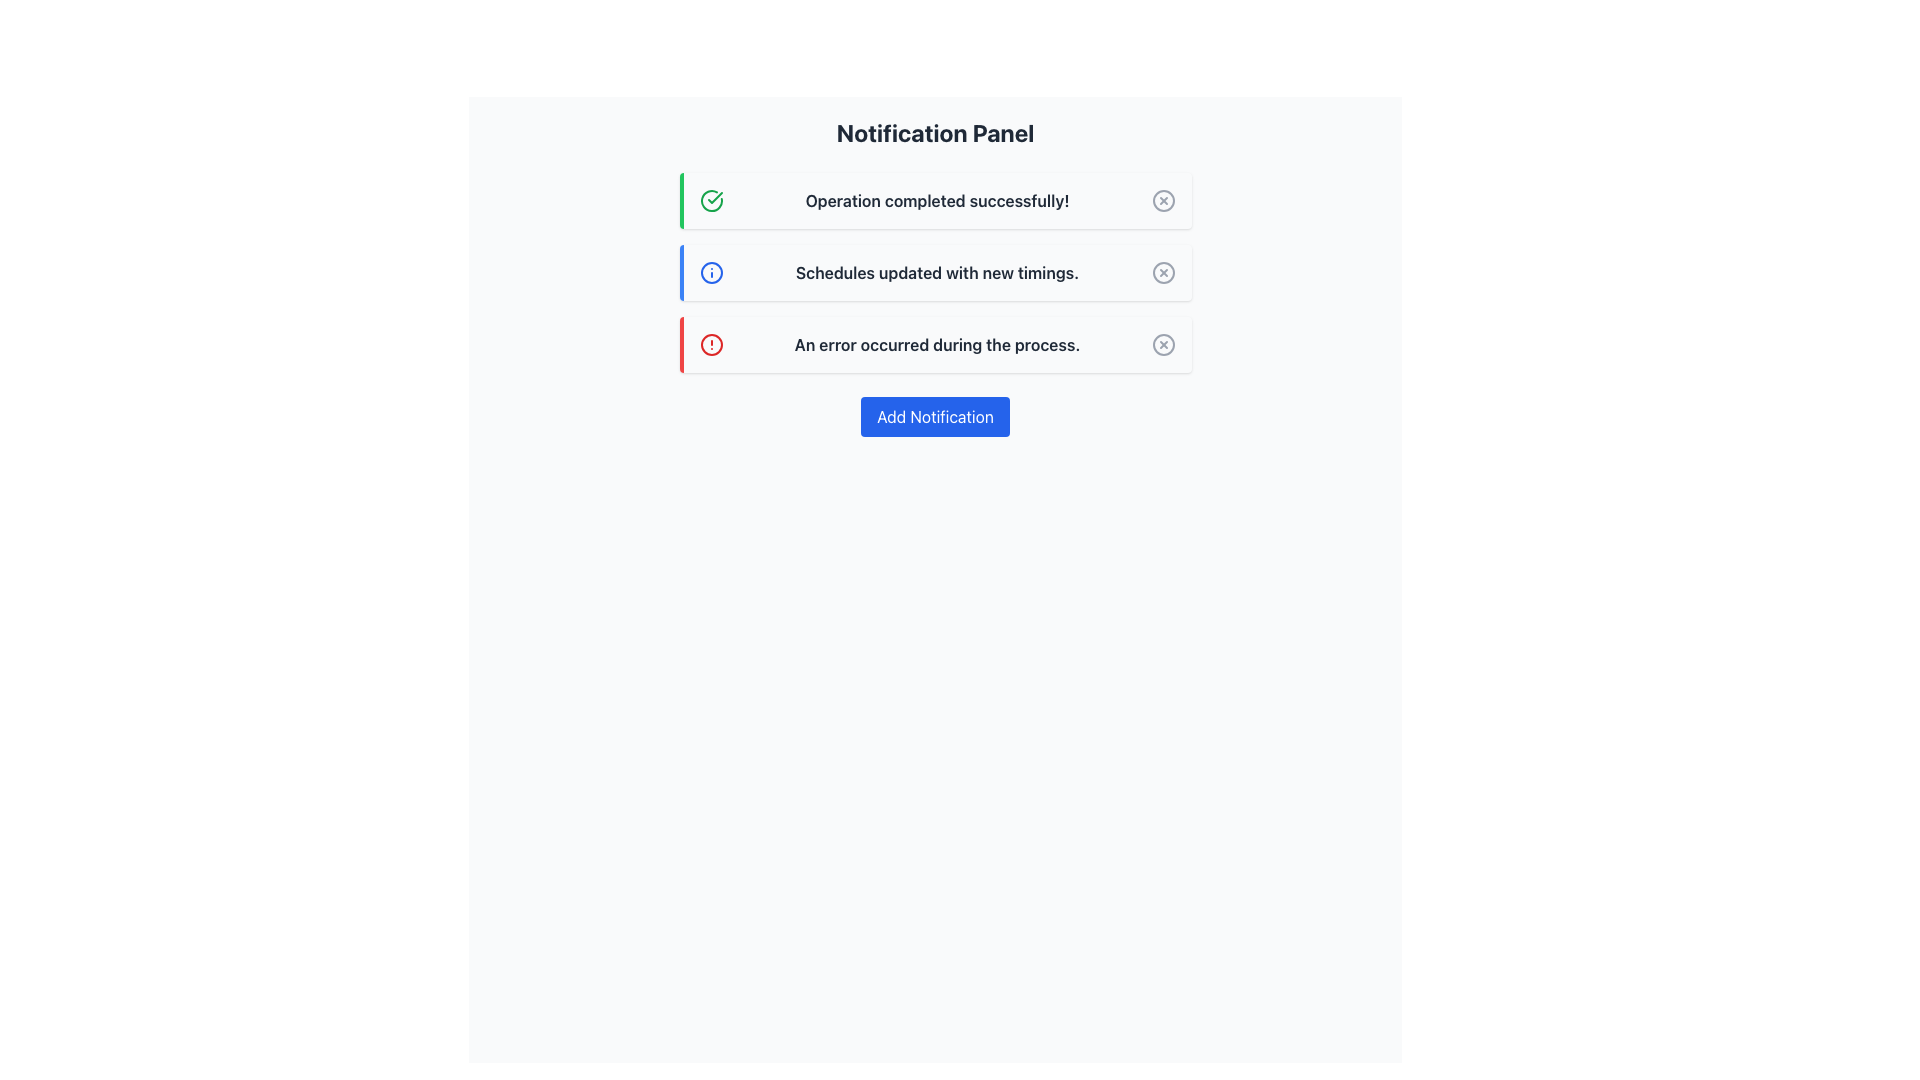  What do you see at coordinates (934, 343) in the screenshot?
I see `the Notification Box, which is the third notification in a vertical stack, positioned below 'Schedules updated with new timings.' and above the 'Add Notification' button` at bounding box center [934, 343].